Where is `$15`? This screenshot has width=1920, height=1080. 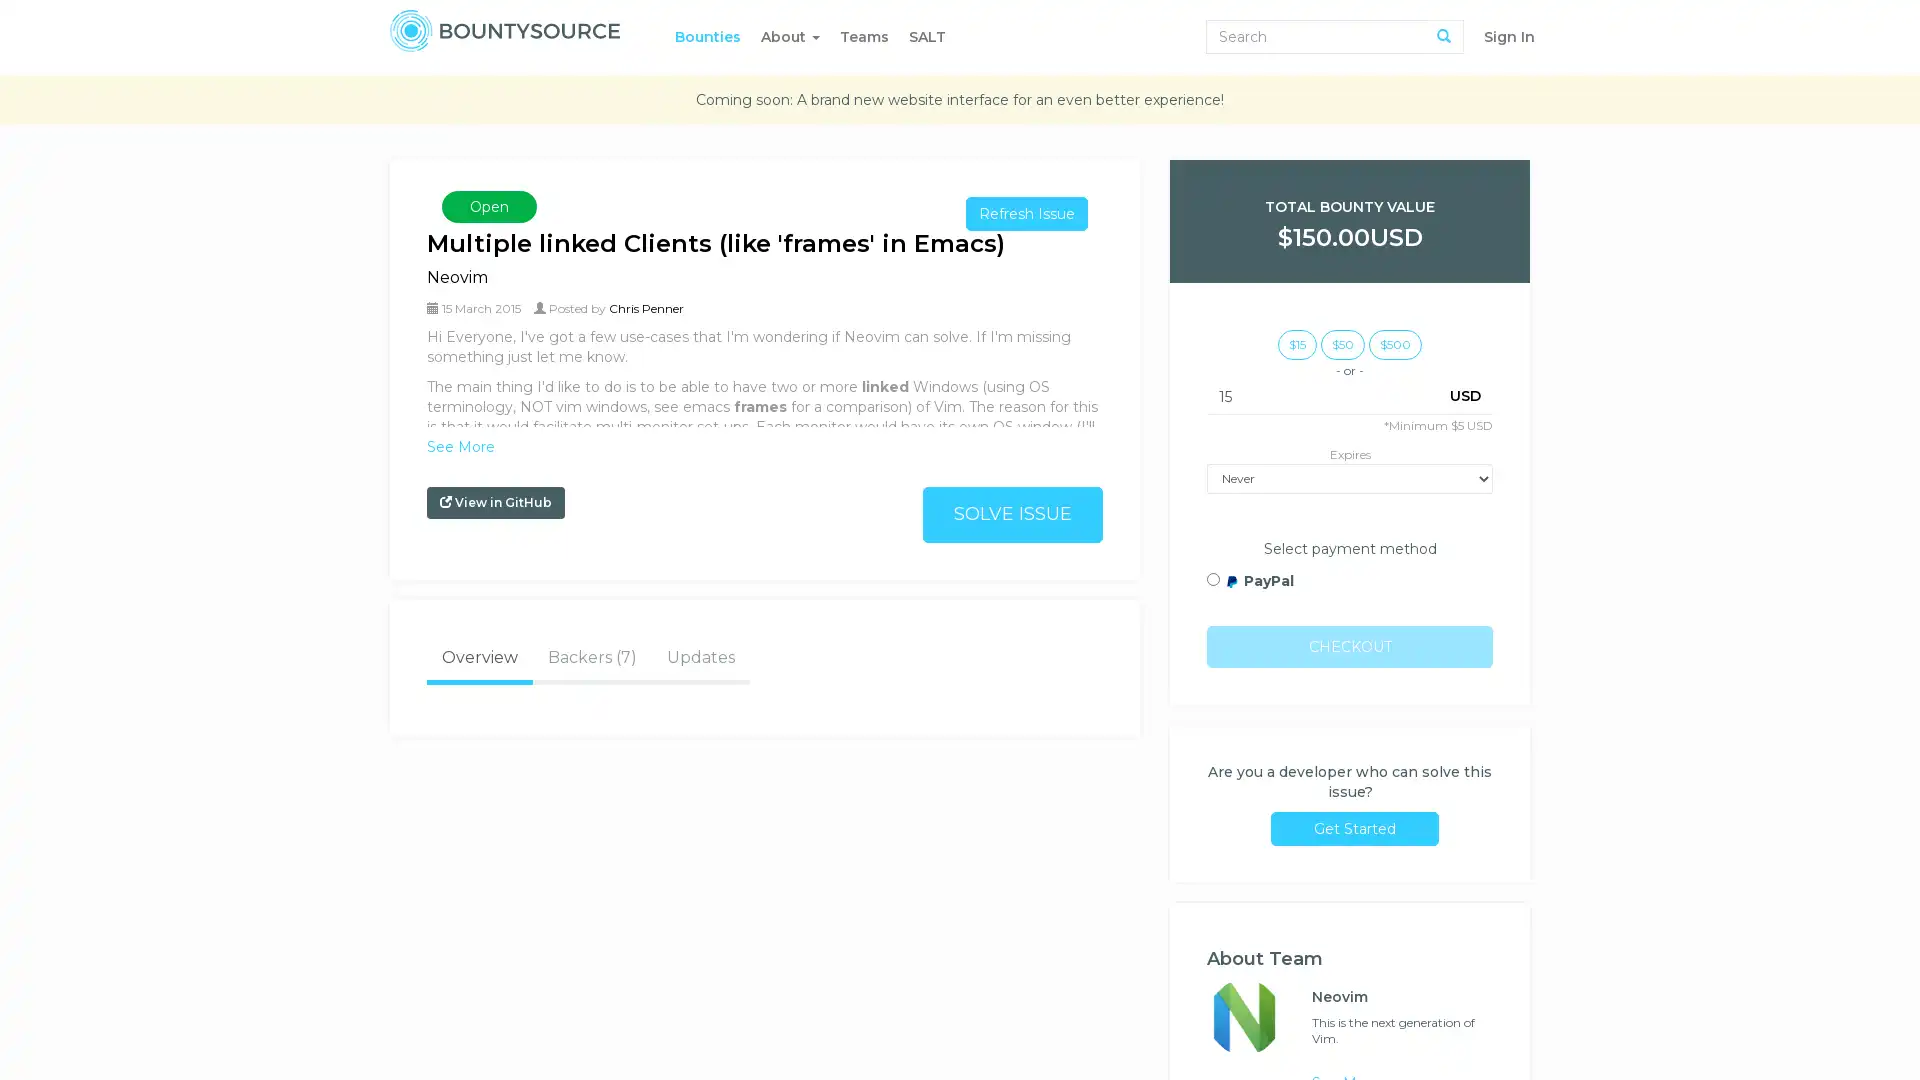
$15 is located at coordinates (1297, 342).